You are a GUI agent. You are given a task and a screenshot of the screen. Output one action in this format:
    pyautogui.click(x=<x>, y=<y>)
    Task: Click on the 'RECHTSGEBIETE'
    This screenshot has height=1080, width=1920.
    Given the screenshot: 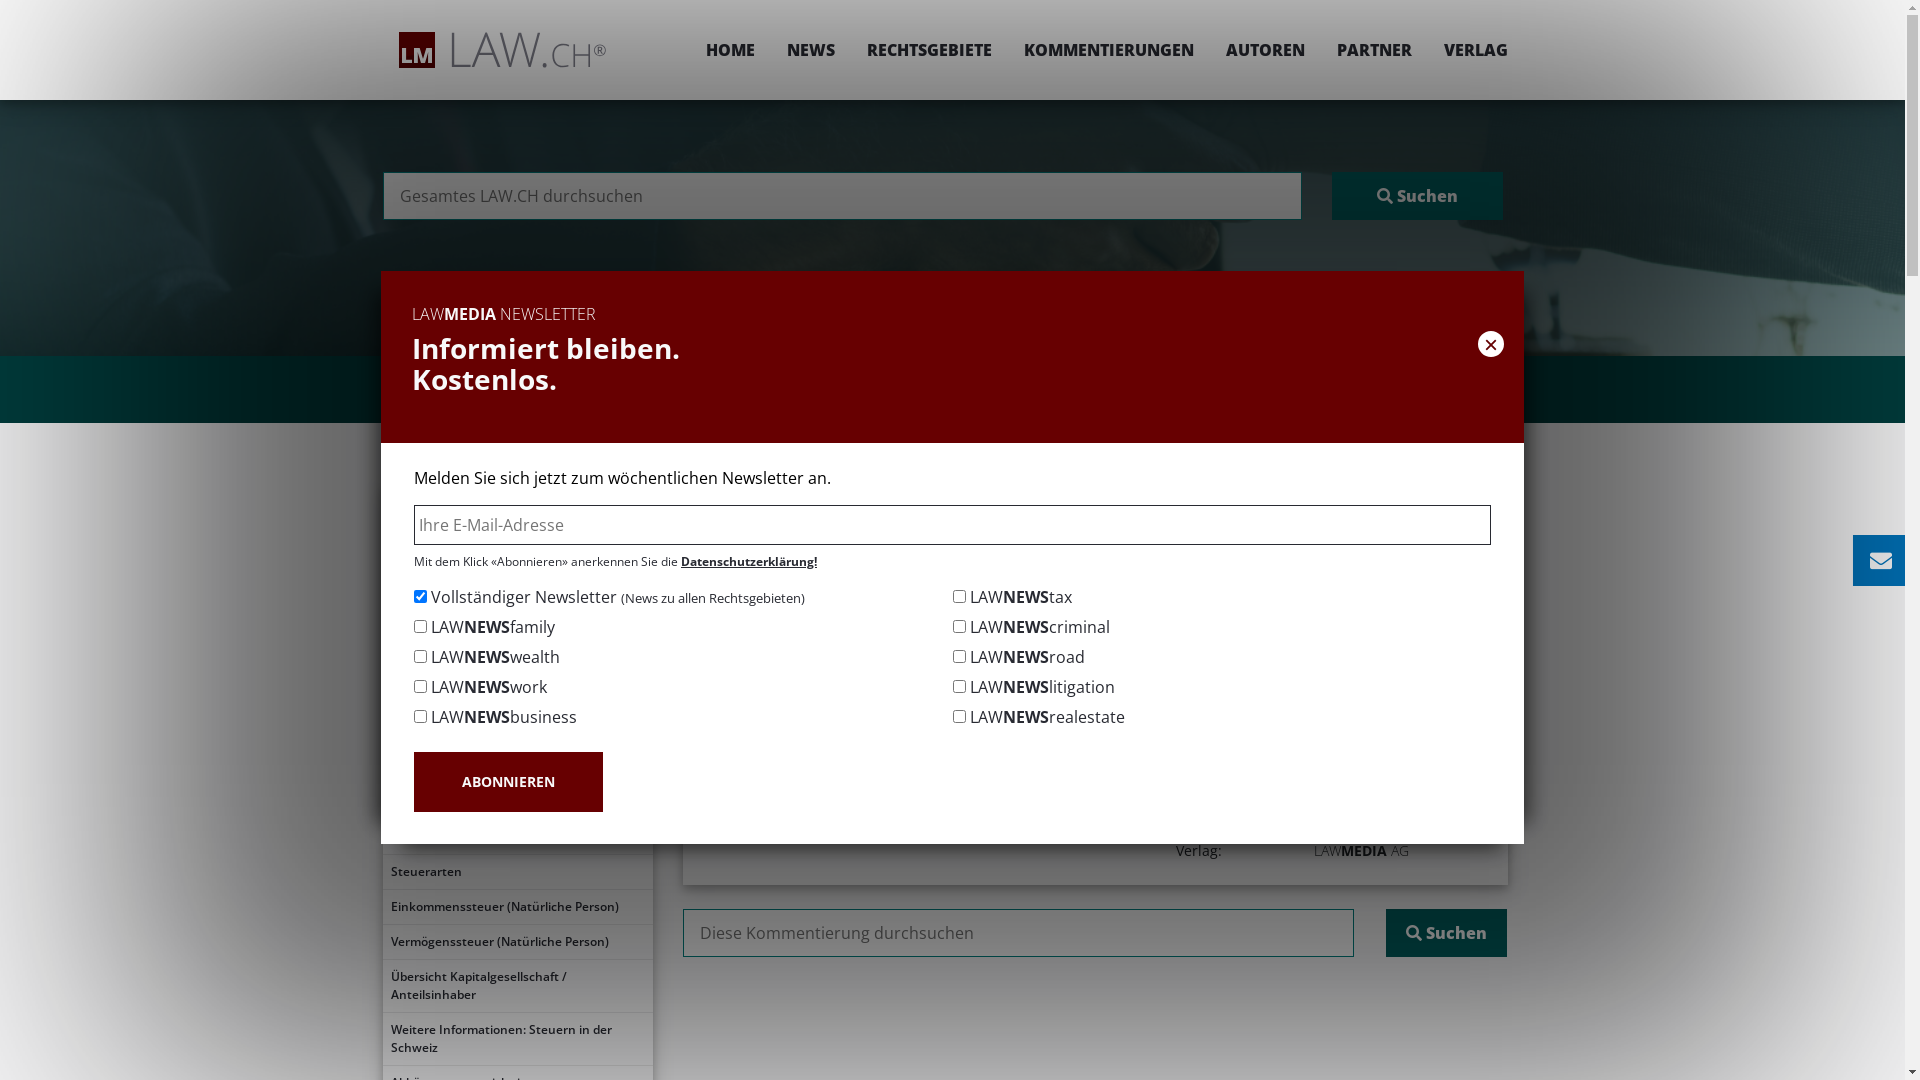 What is the action you would take?
    pyautogui.click(x=927, y=49)
    